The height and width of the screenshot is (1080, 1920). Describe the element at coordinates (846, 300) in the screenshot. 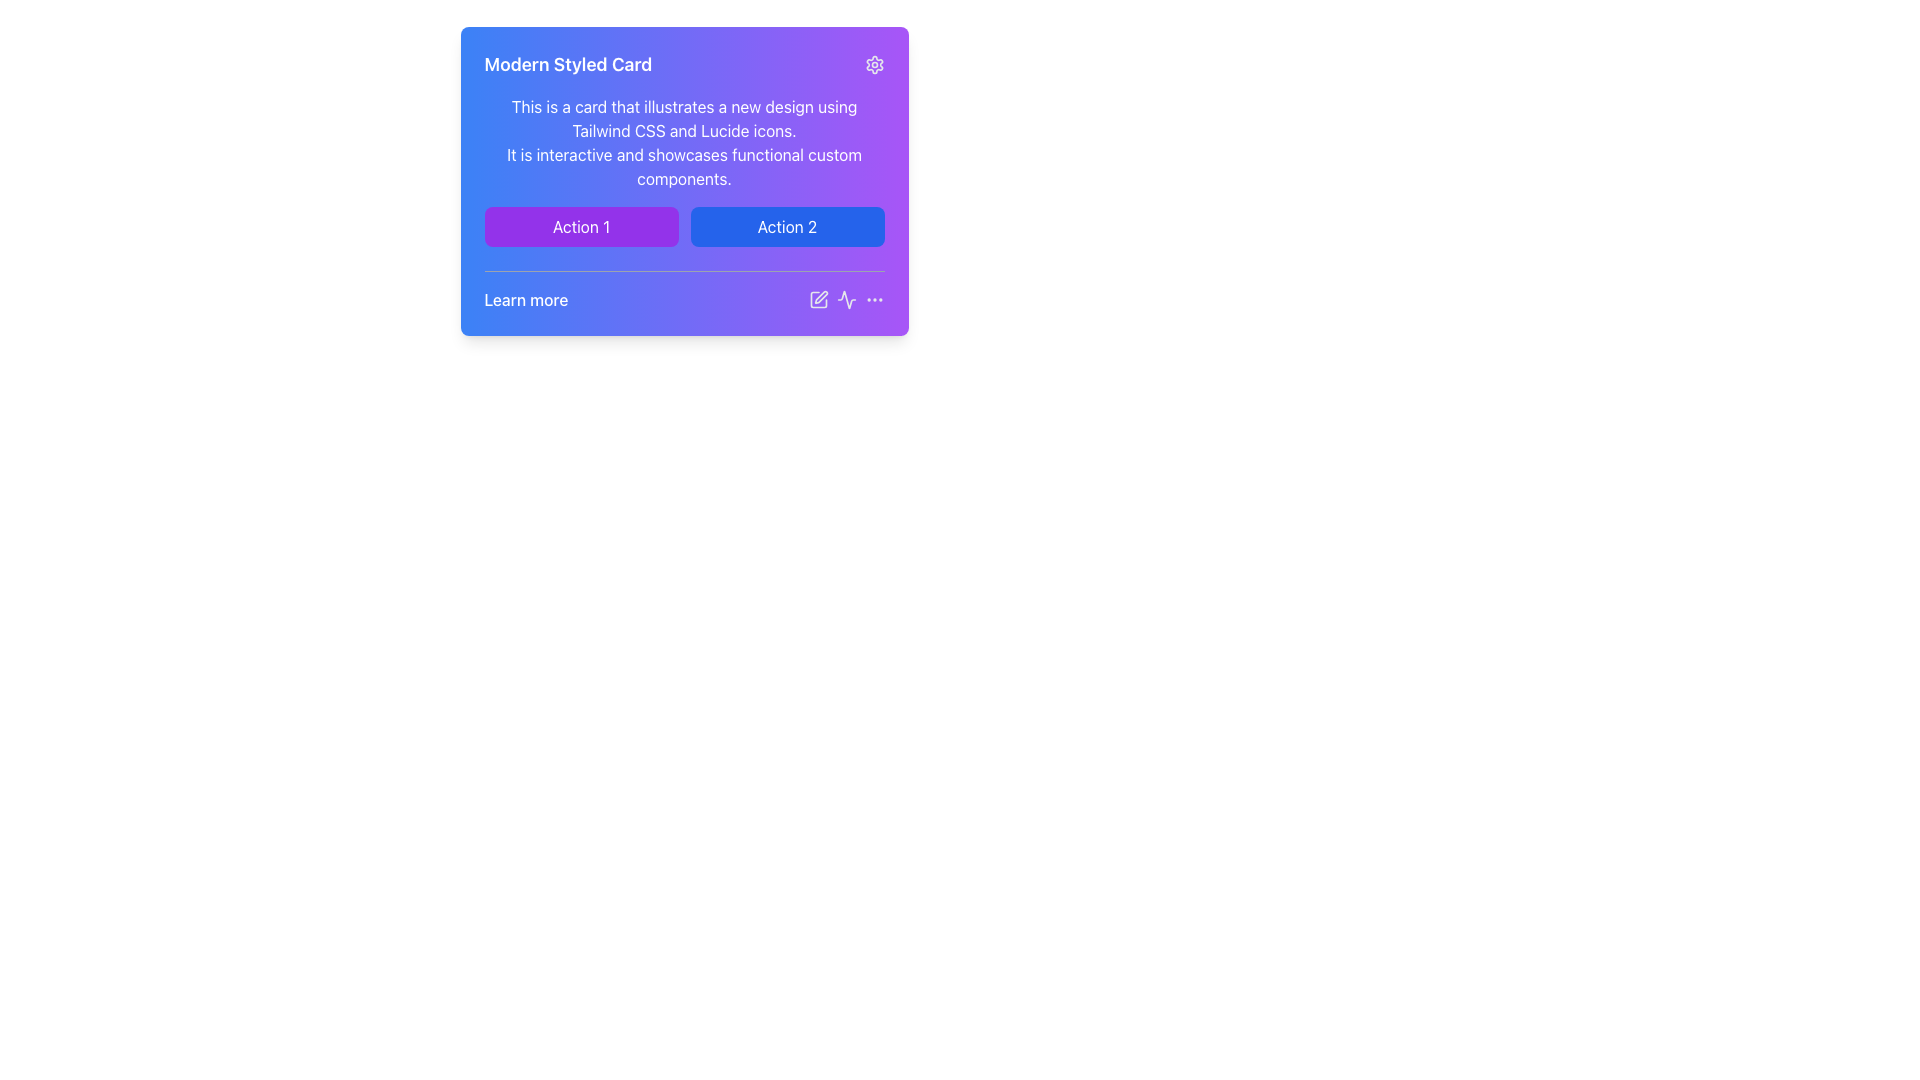

I see `the waveform icon, which is the fourth icon in a horizontal row within a card-like widget, located in the bottom-right corner` at that location.